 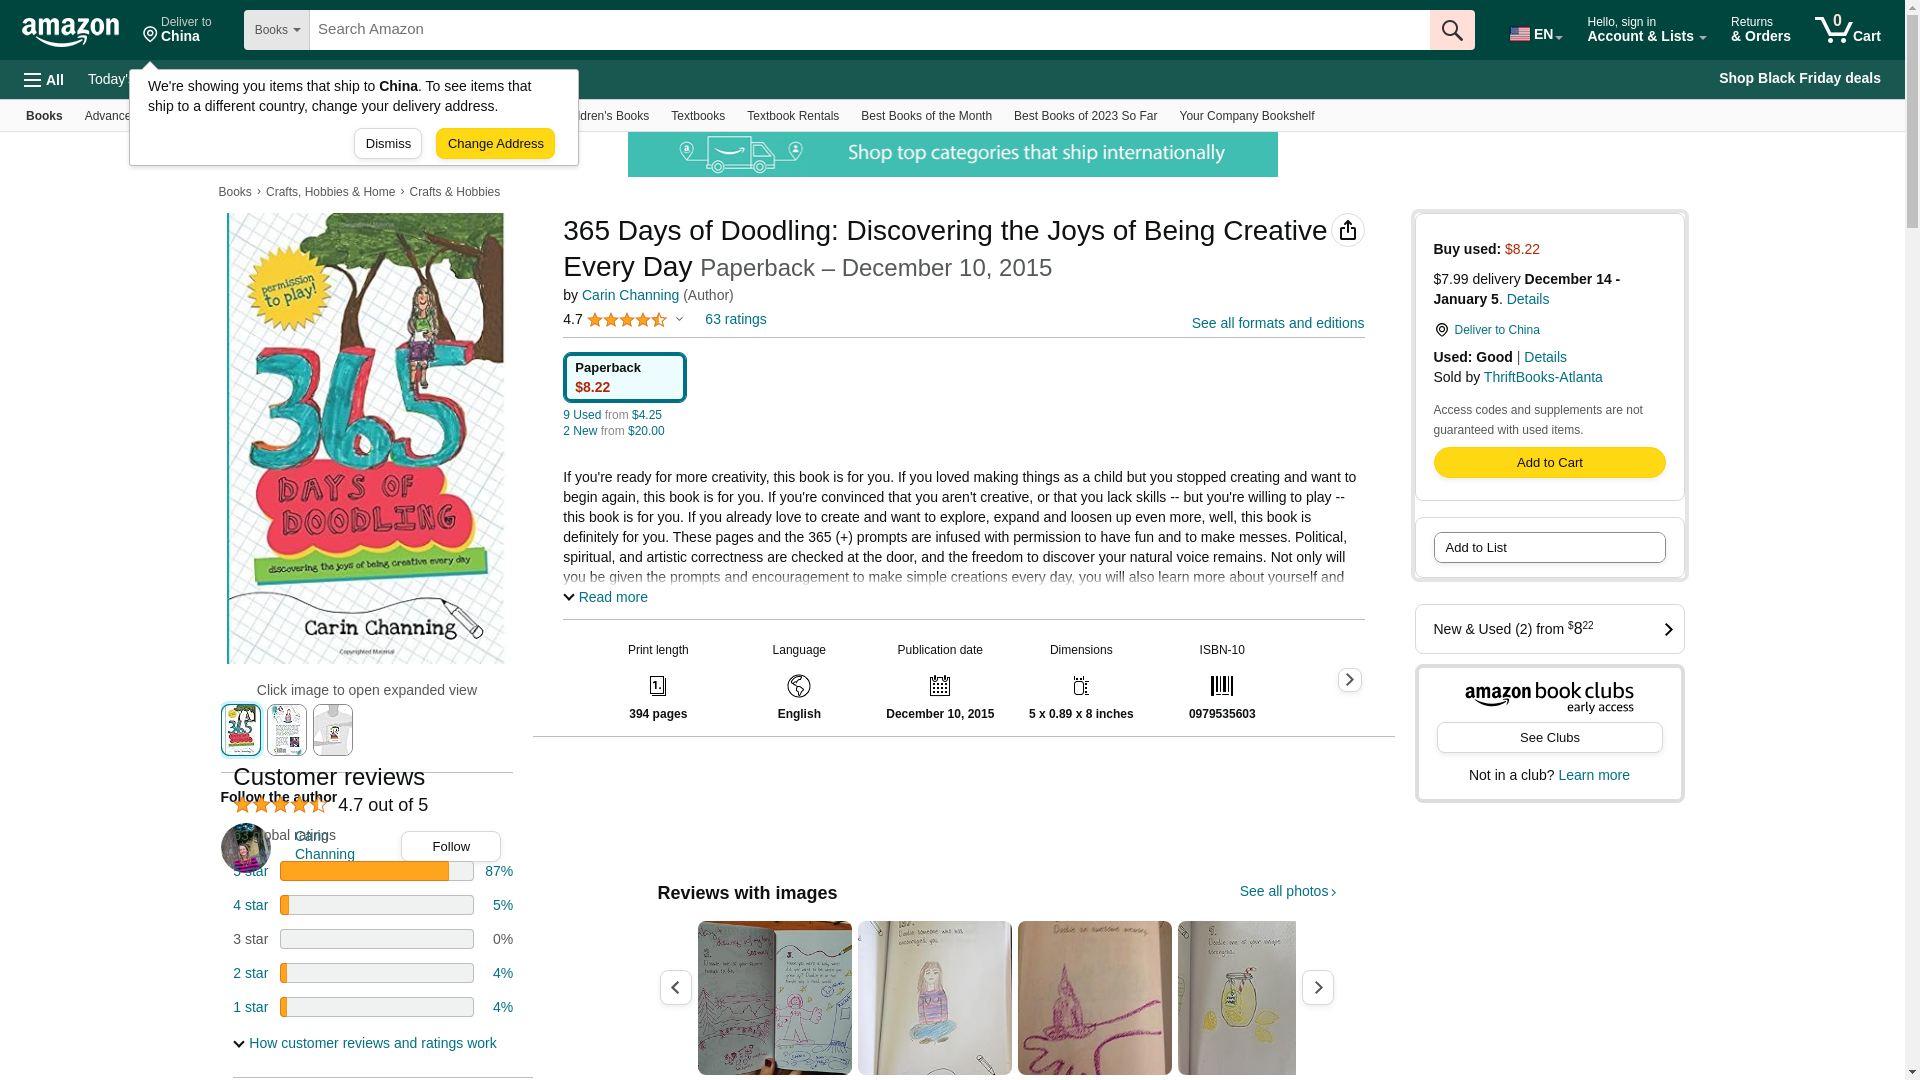 What do you see at coordinates (6, 27) in the screenshot?
I see `'Skip to main content'` at bounding box center [6, 27].